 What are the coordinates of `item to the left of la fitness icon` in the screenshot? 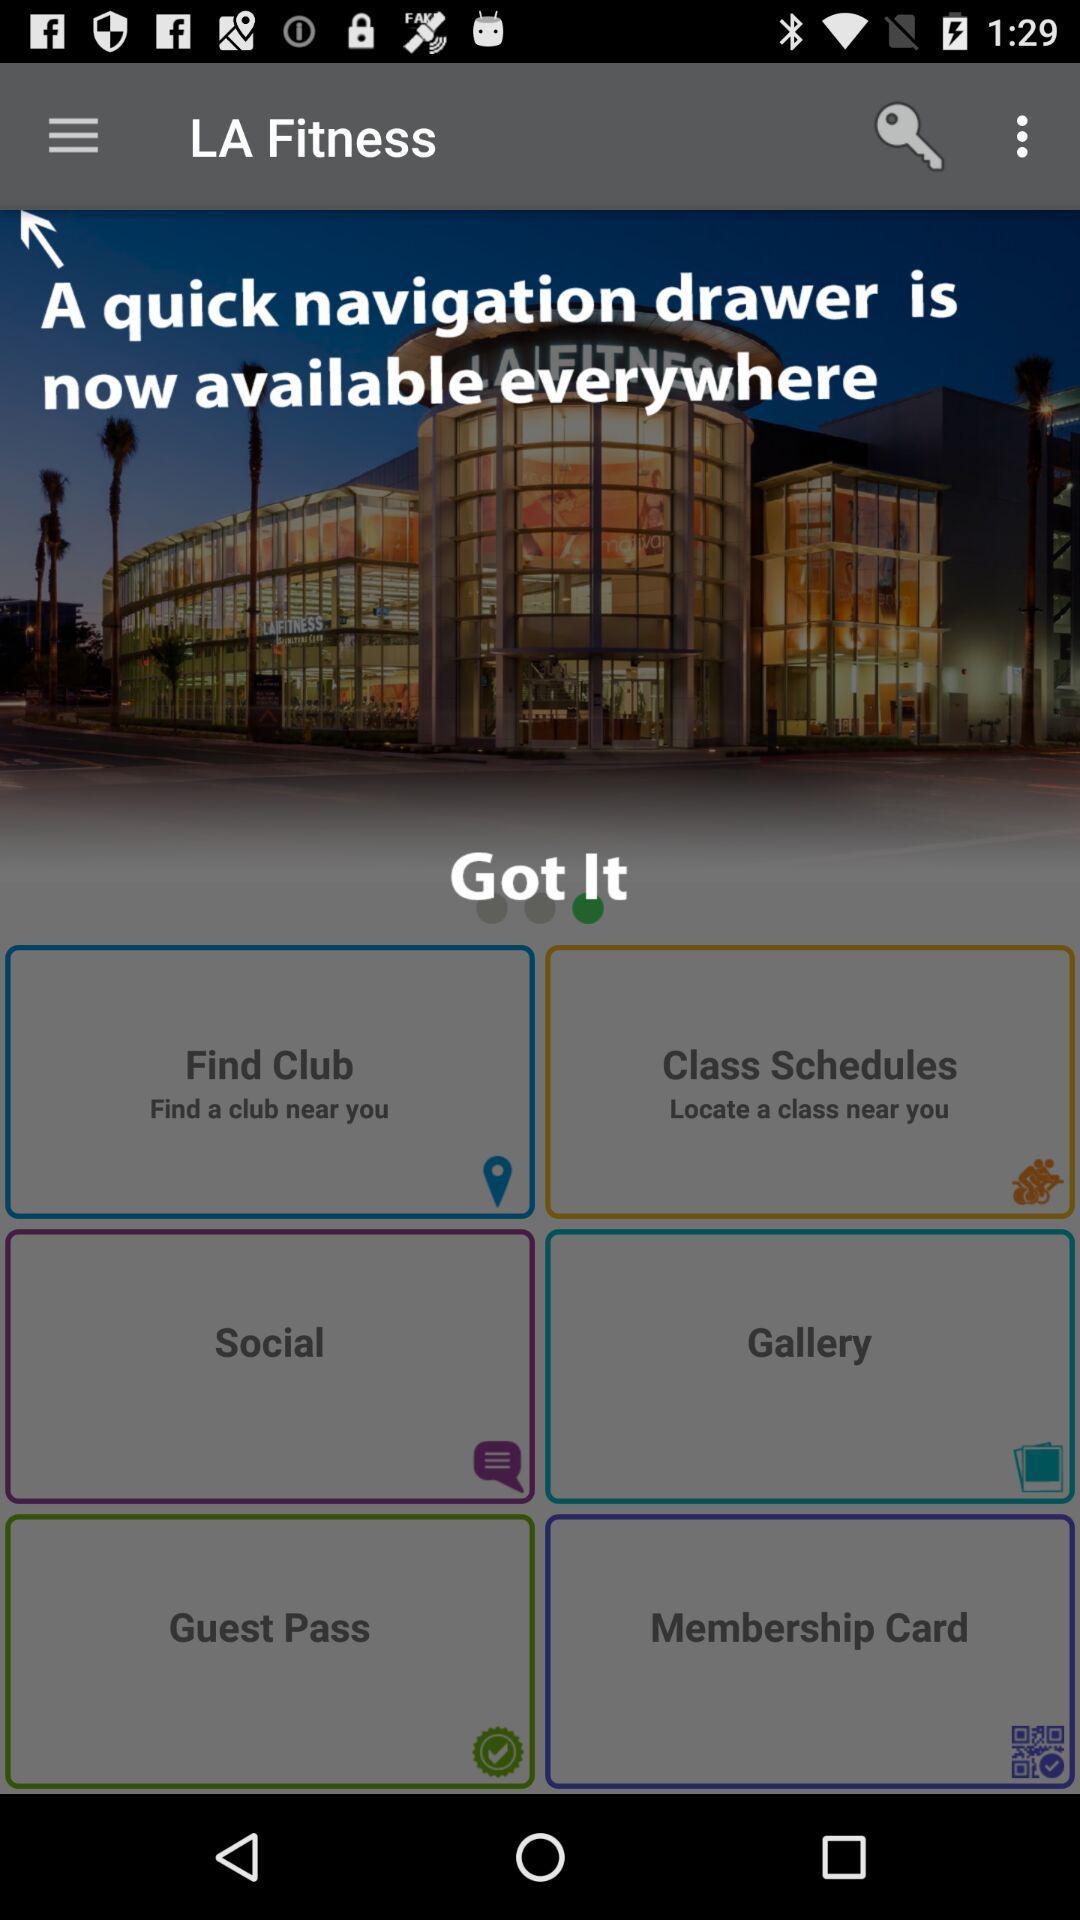 It's located at (72, 135).